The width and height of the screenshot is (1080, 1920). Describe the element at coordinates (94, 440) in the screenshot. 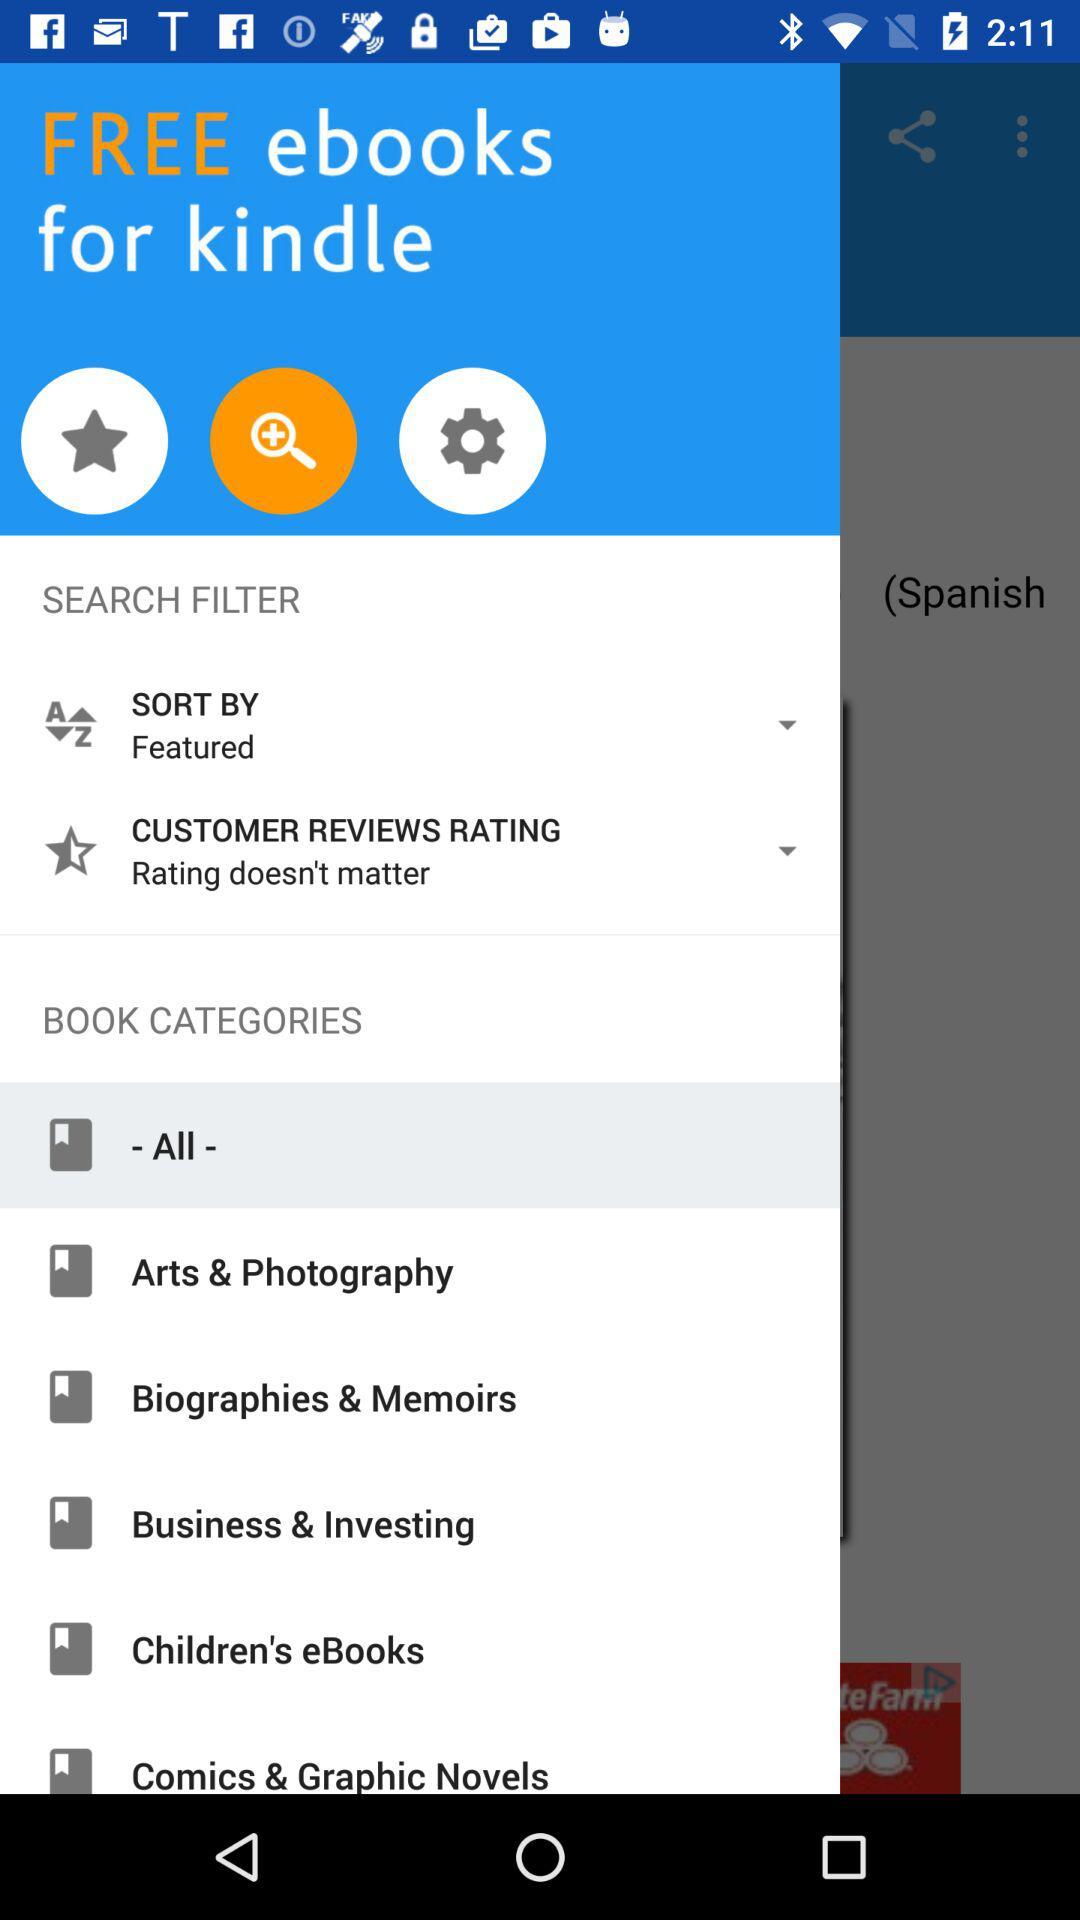

I see `favourites` at that location.